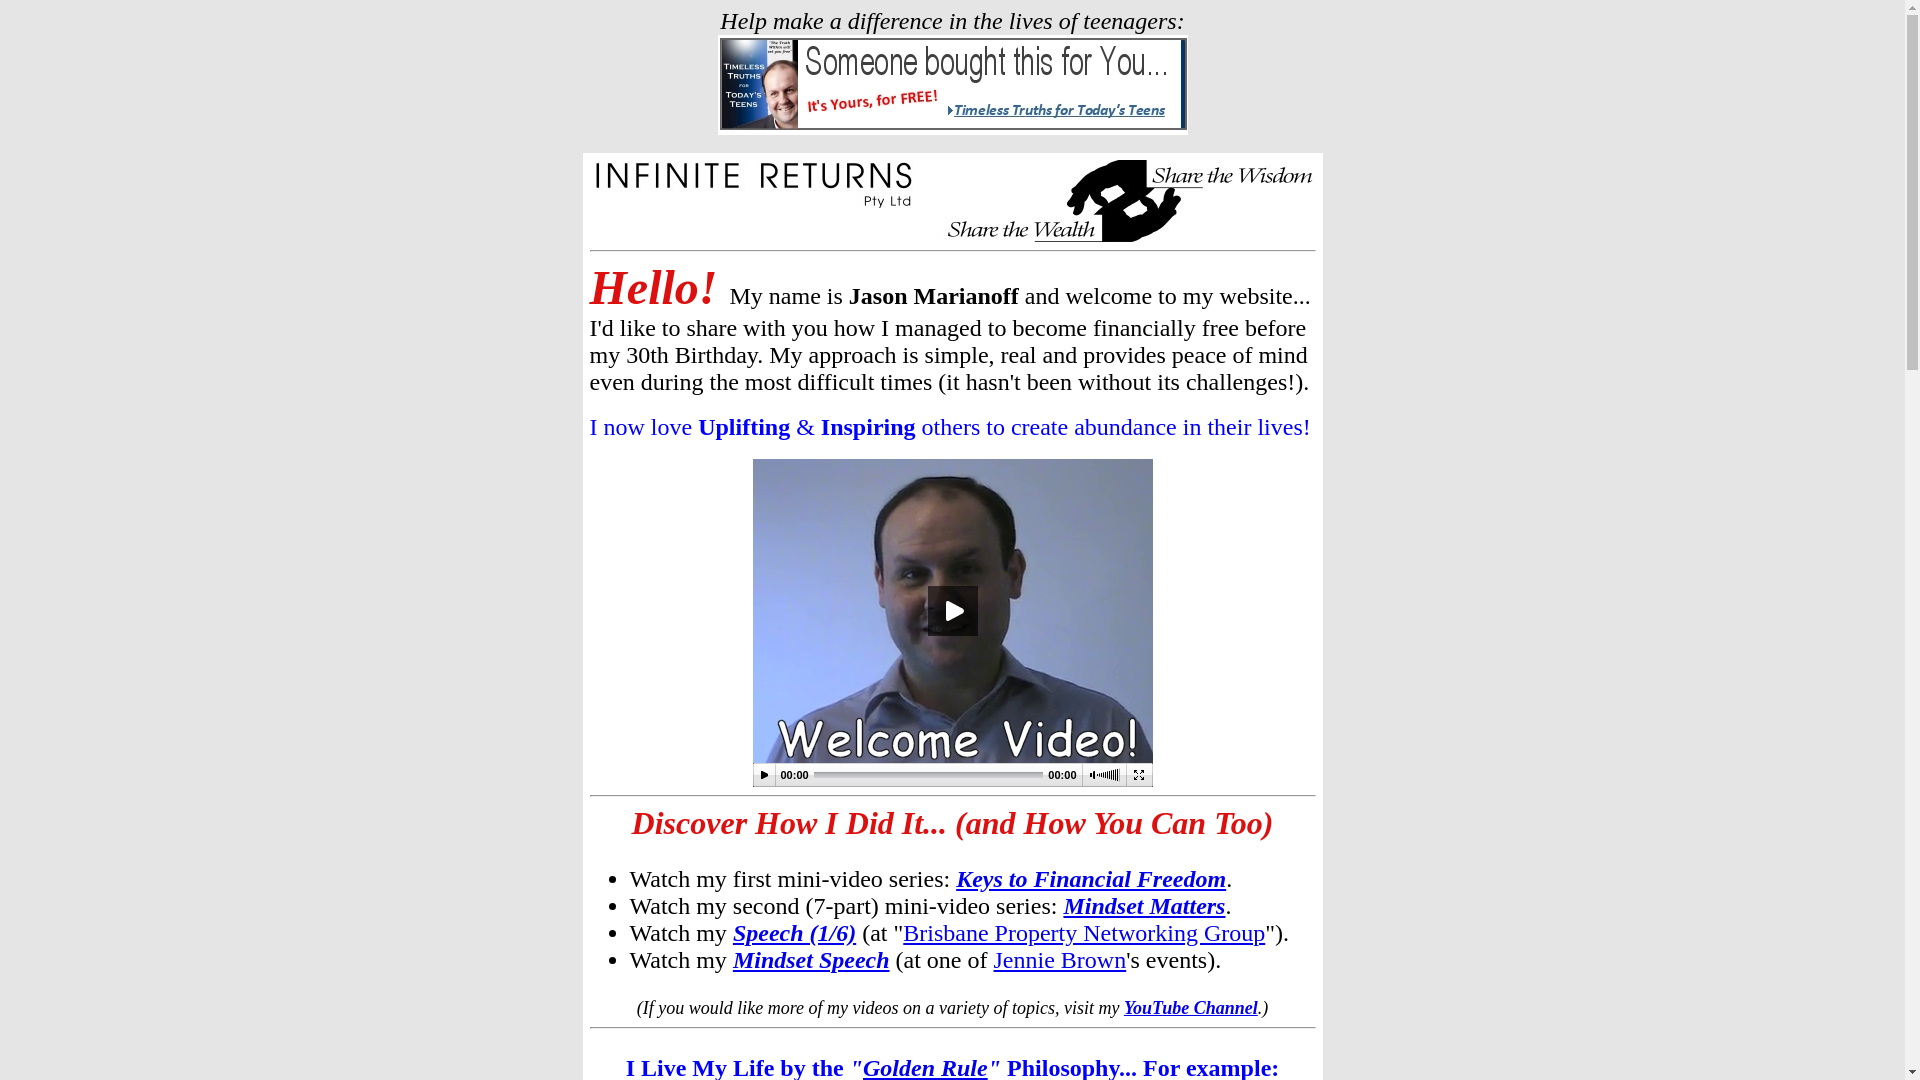 The height and width of the screenshot is (1080, 1920). What do you see at coordinates (1059, 959) in the screenshot?
I see `'Jennie Brown'` at bounding box center [1059, 959].